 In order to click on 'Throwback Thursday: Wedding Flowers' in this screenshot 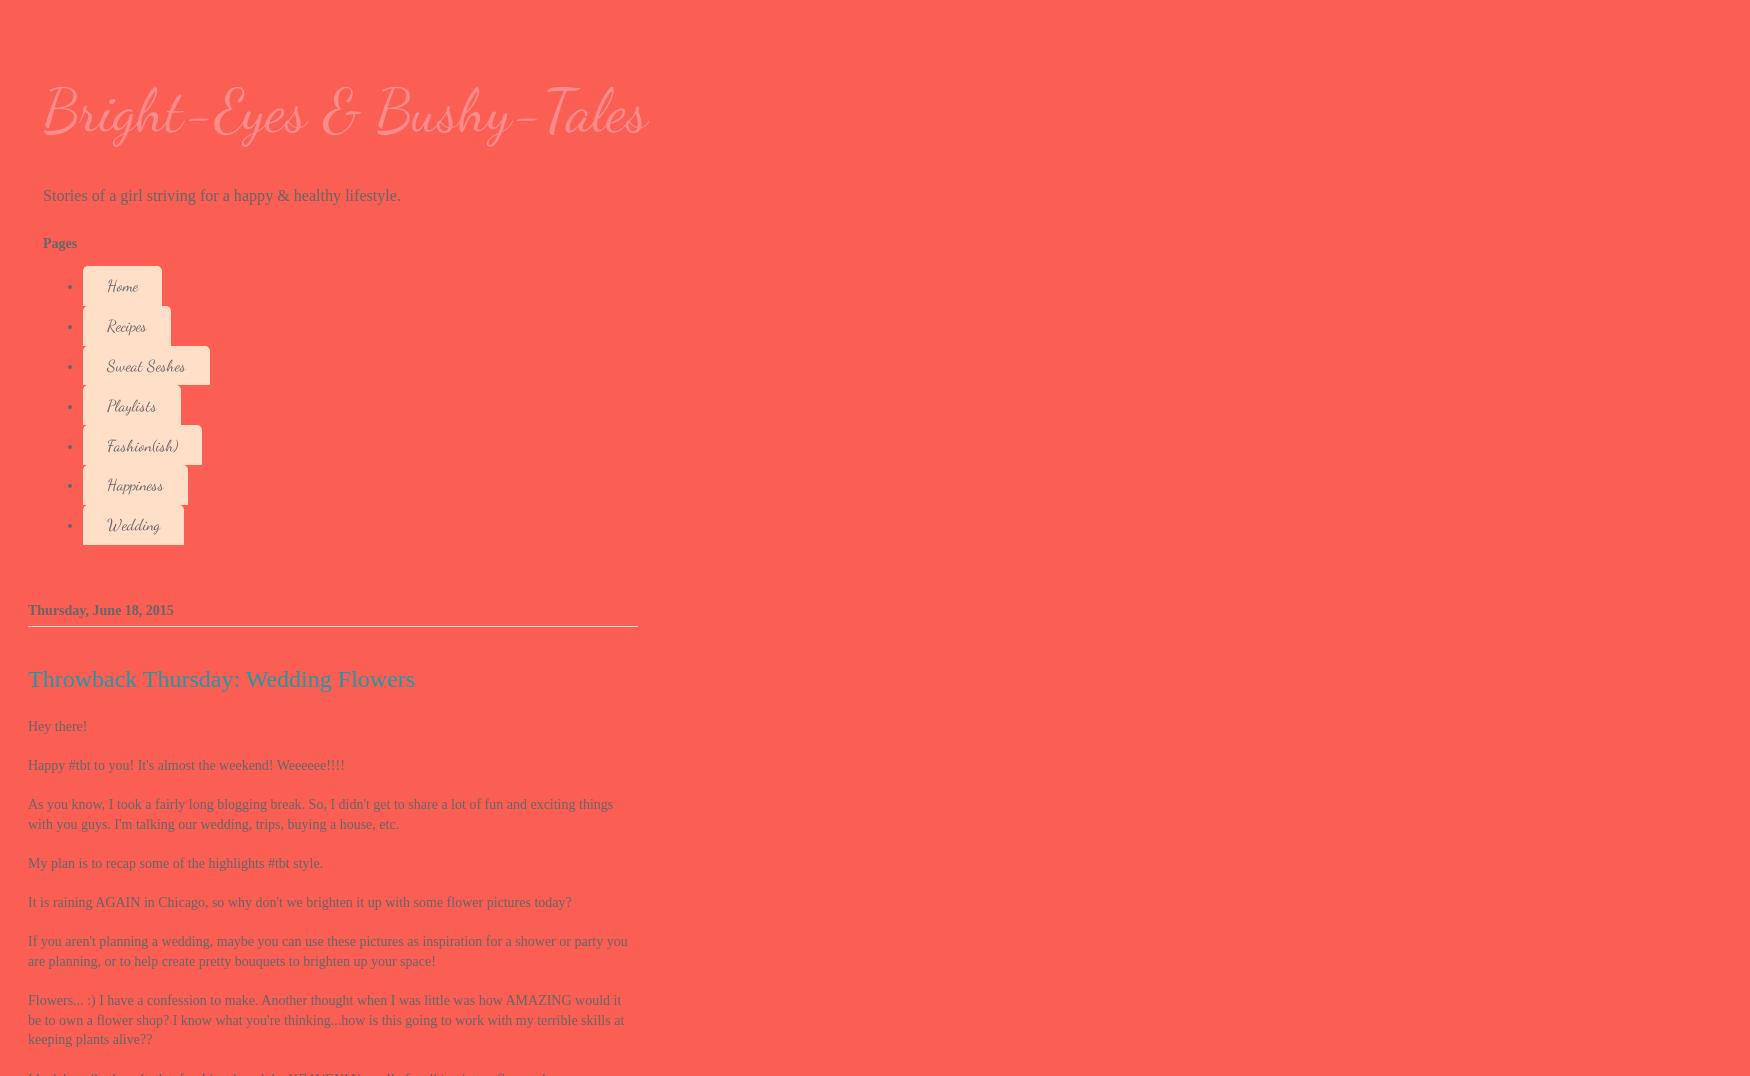, I will do `click(221, 677)`.